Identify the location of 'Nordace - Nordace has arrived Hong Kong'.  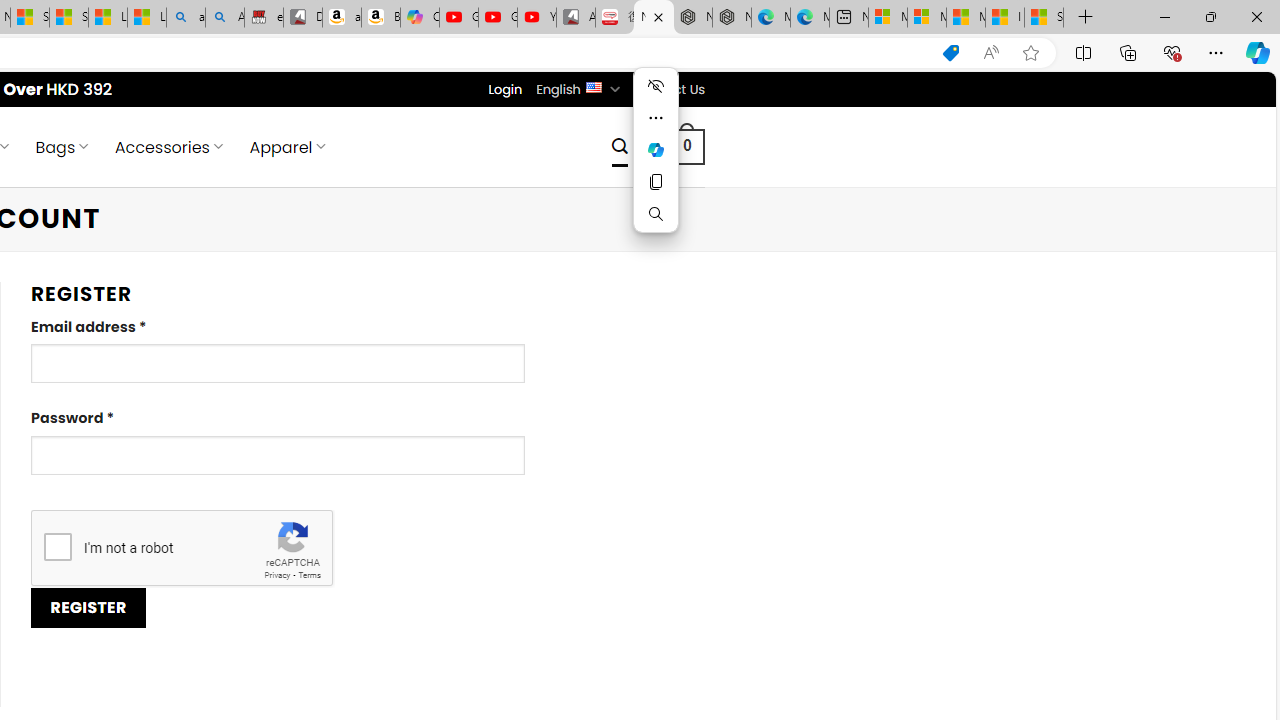
(731, 17).